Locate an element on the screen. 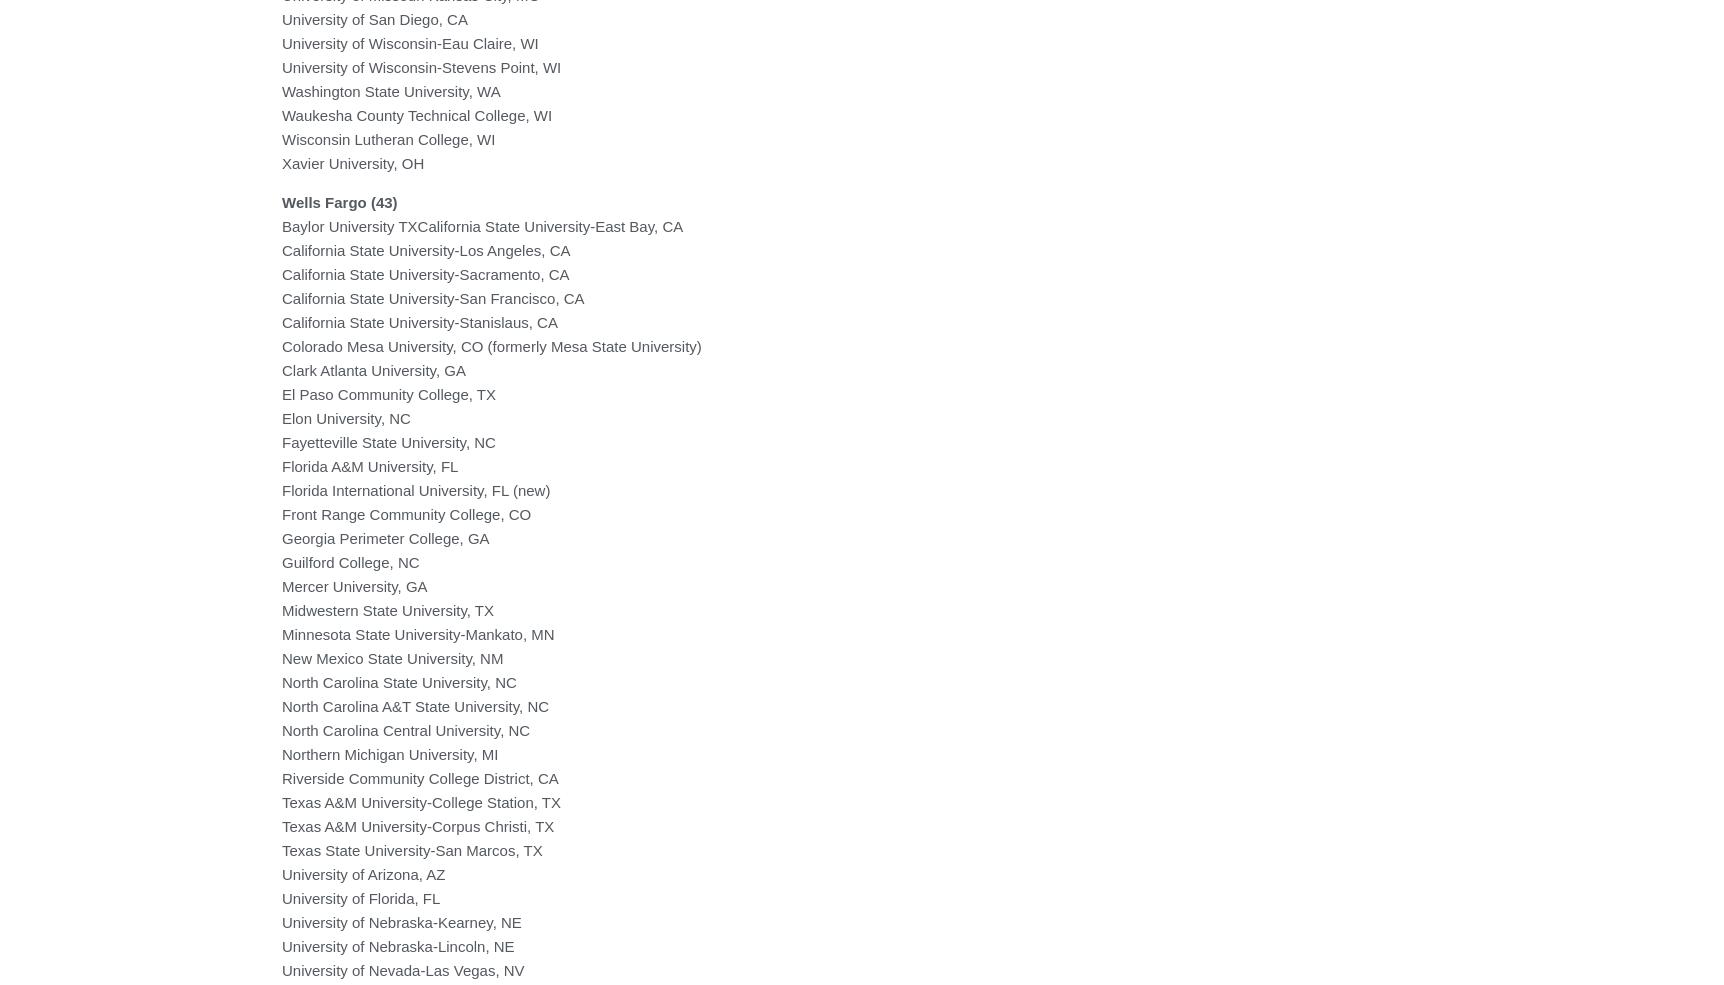 The height and width of the screenshot is (985, 1724). 'Fayetteville State University, NC' is located at coordinates (387, 440).